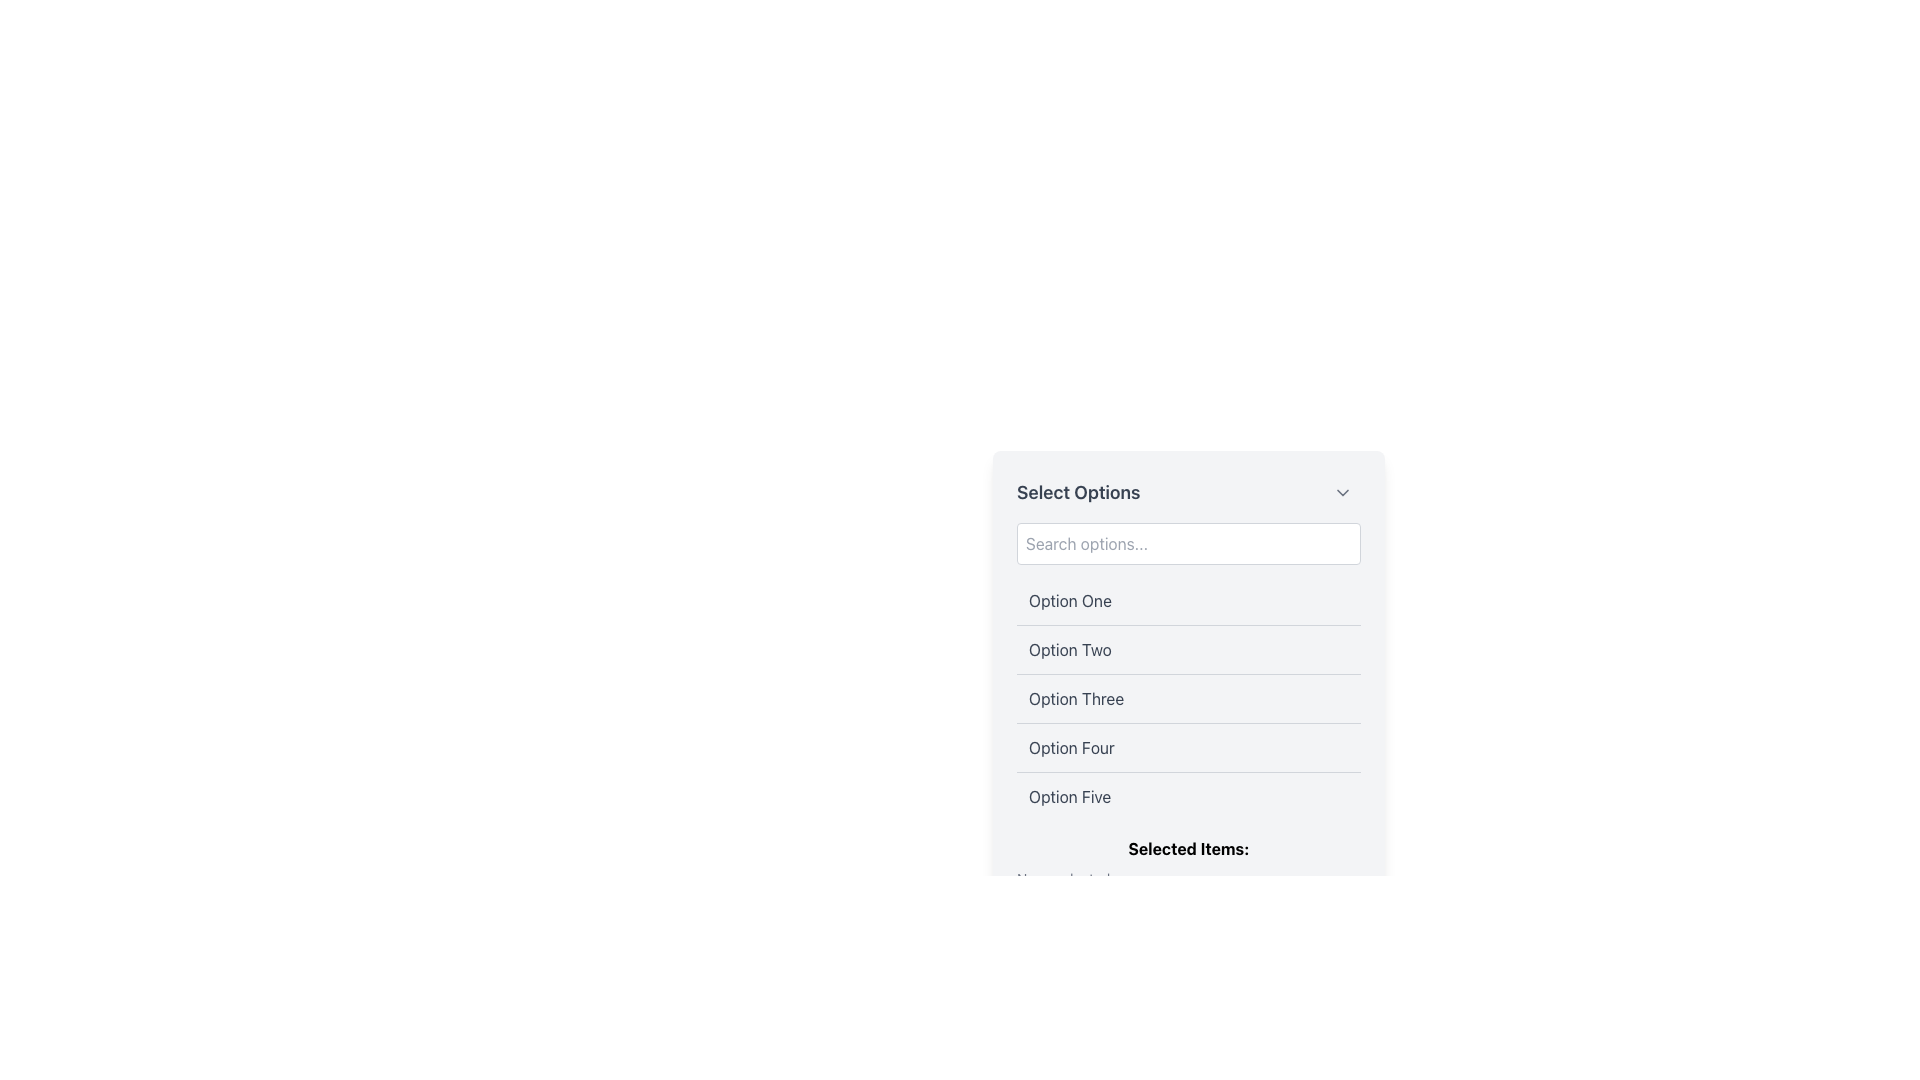 This screenshot has width=1920, height=1080. I want to click on the List Item labeled 'Option Five', so click(1189, 794).